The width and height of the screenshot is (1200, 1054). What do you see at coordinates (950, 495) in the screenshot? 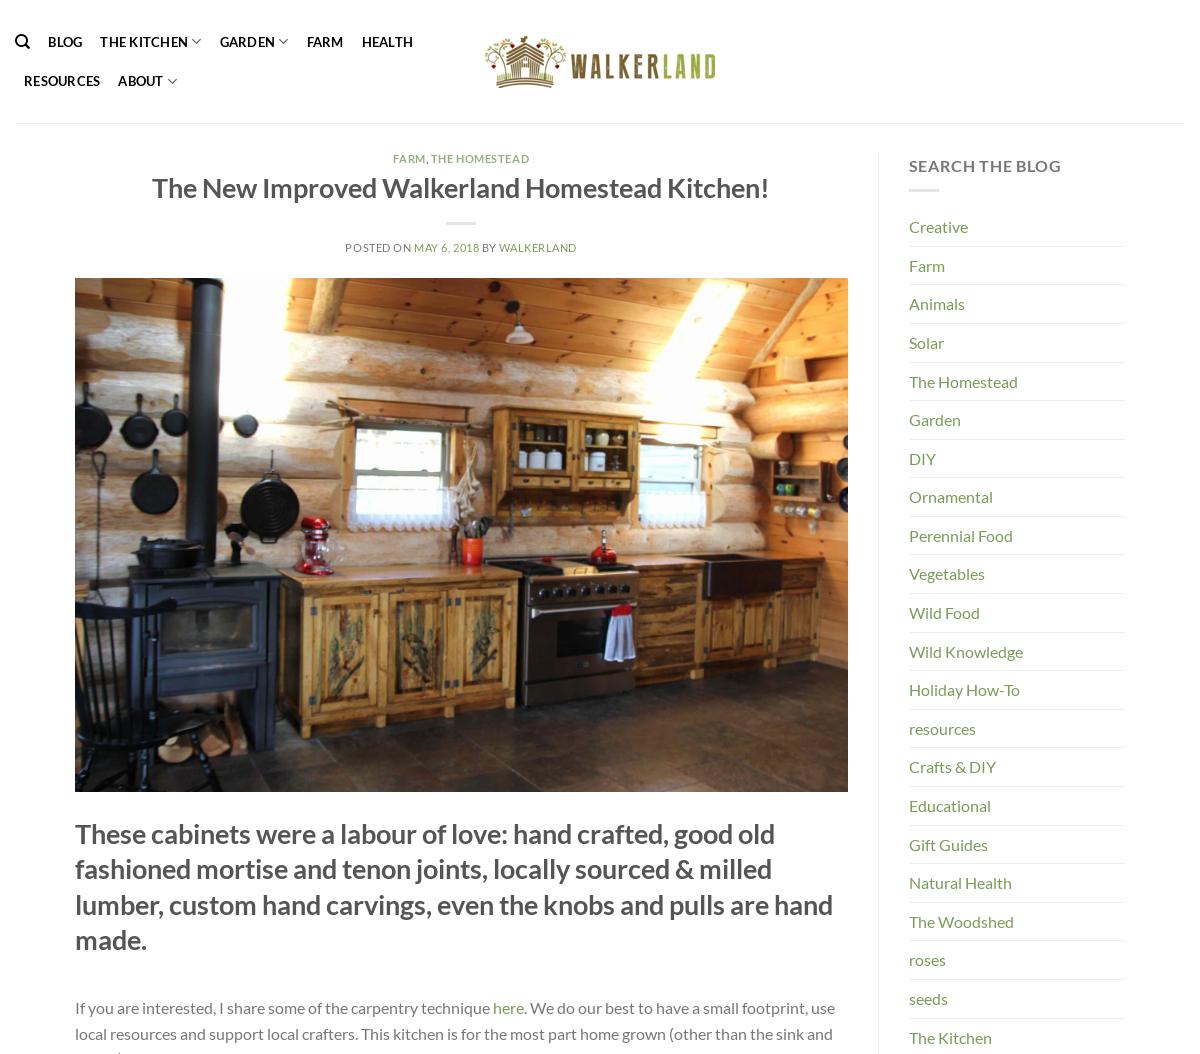
I see `'Ornamental'` at bounding box center [950, 495].